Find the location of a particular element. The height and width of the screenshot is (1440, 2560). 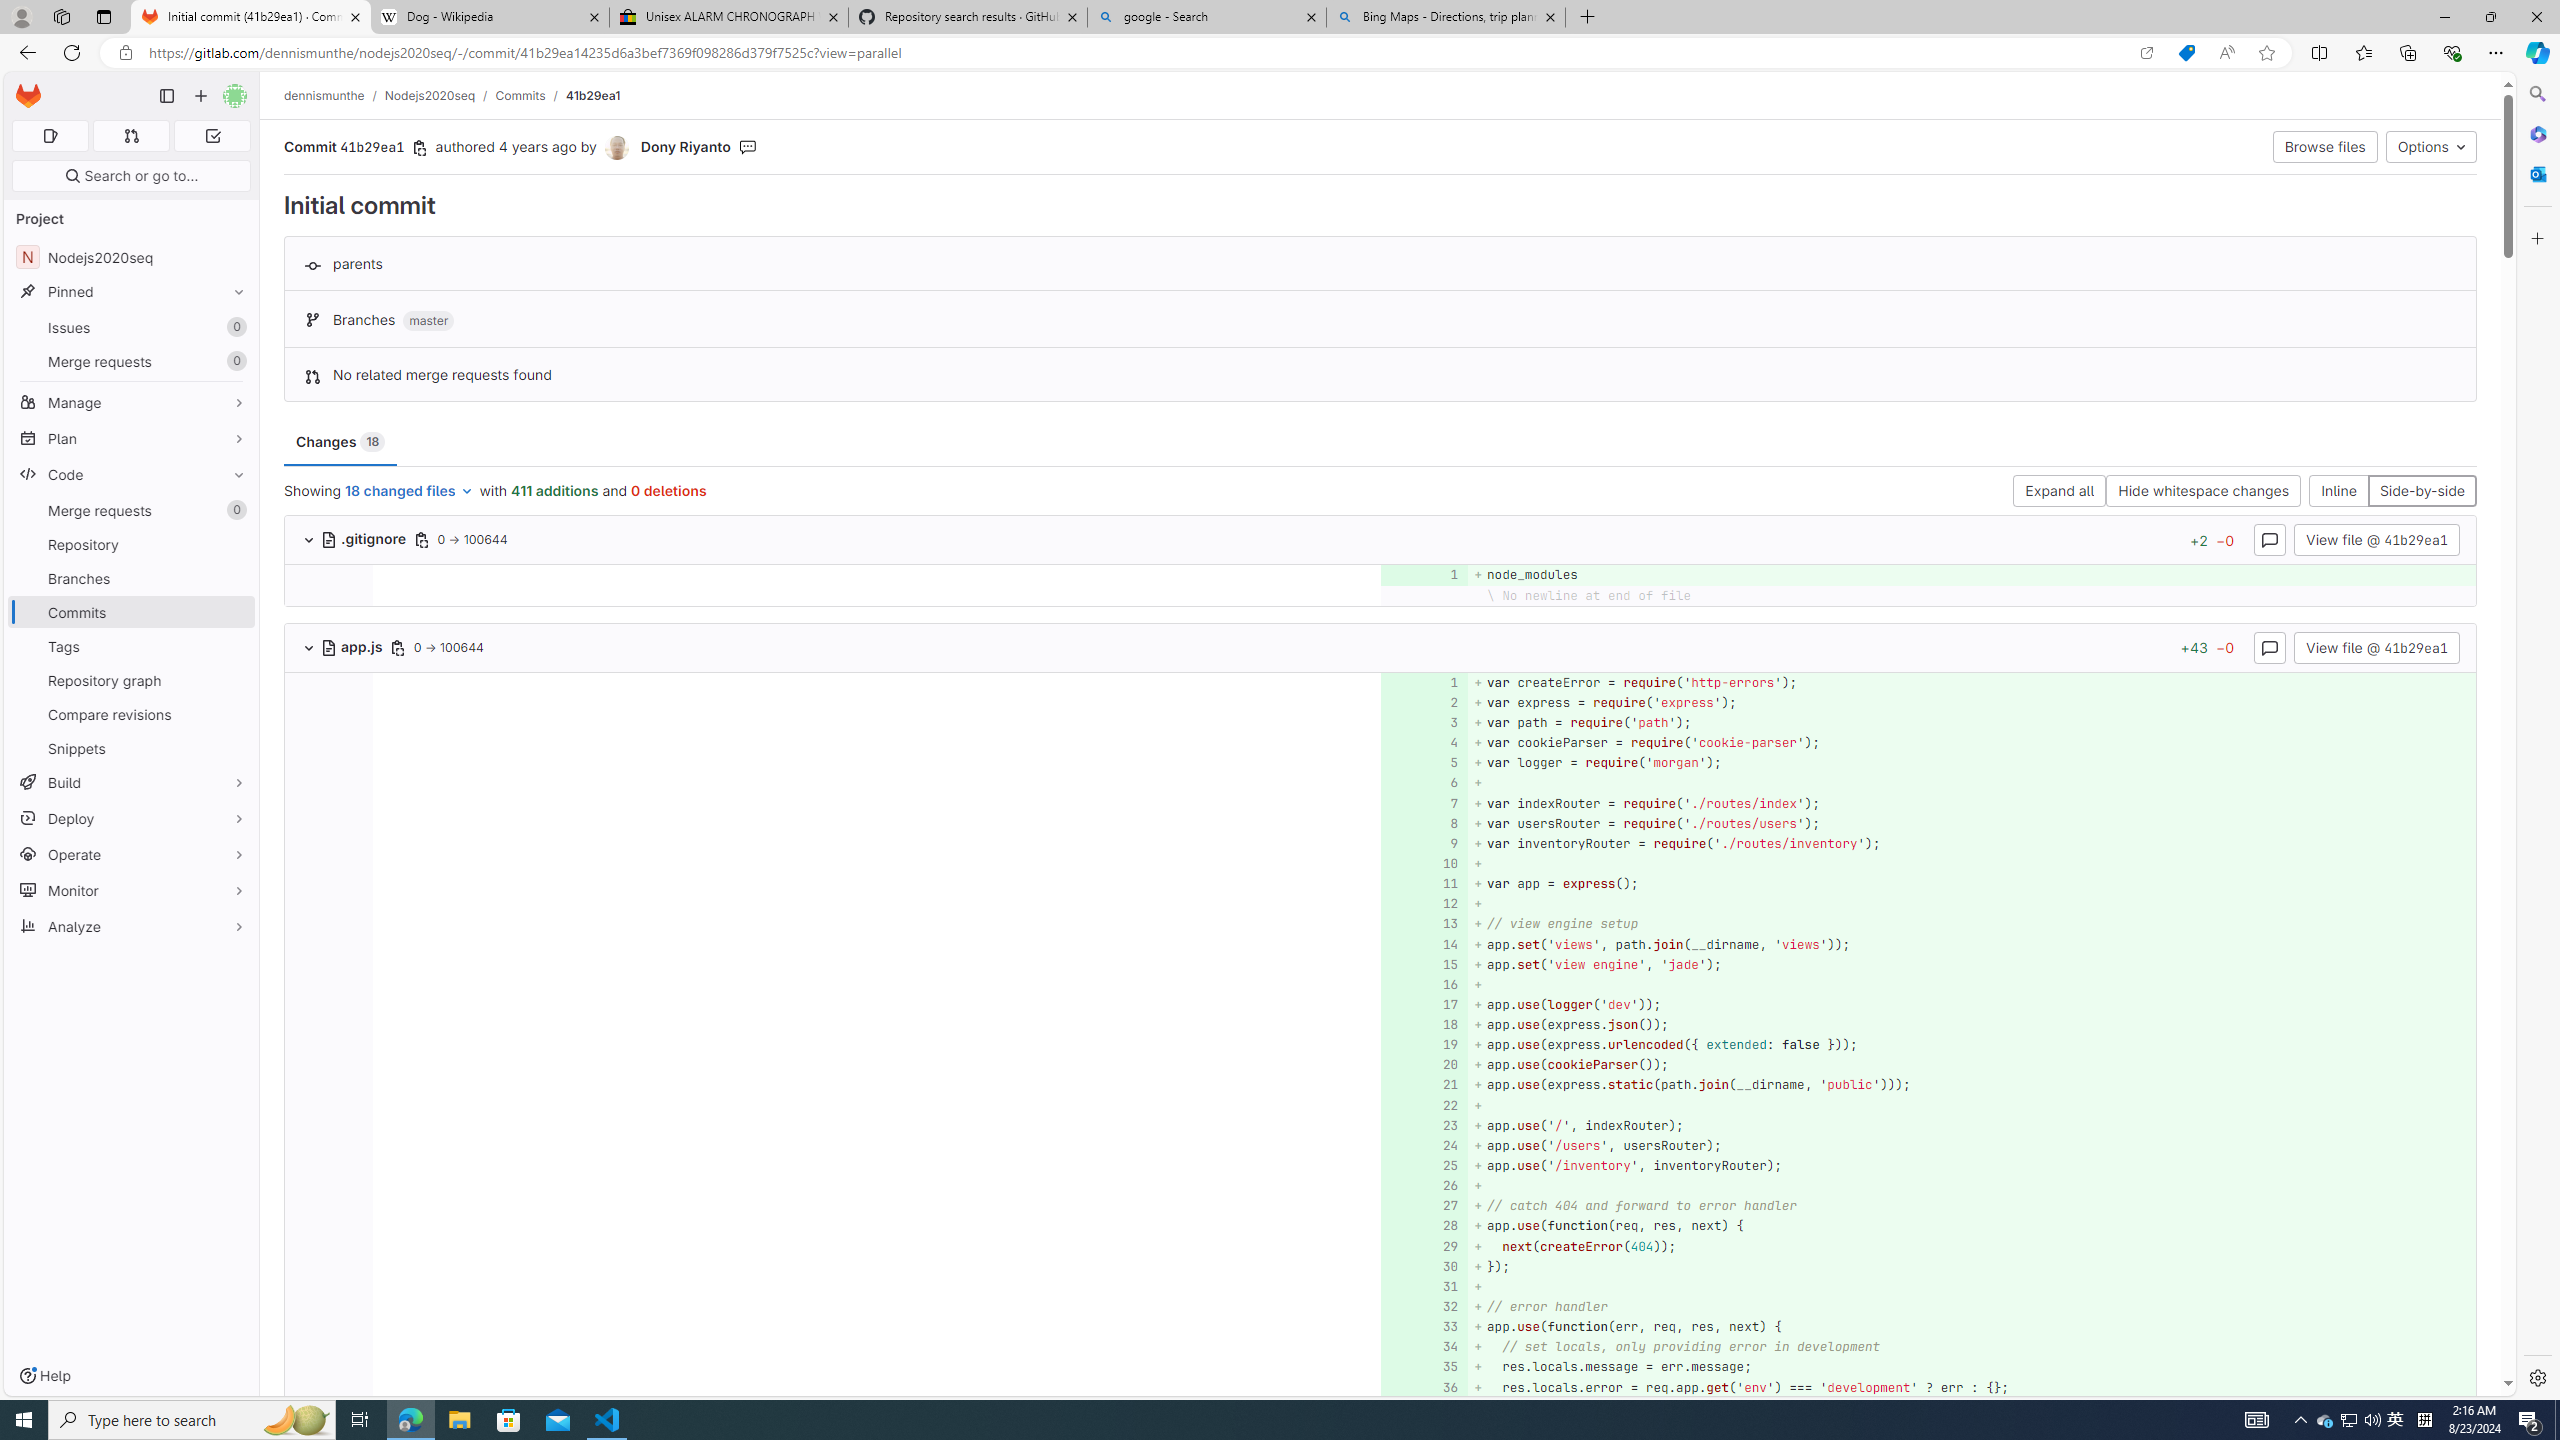

'Add a comment to this line 18' is located at coordinates (1423, 1025).